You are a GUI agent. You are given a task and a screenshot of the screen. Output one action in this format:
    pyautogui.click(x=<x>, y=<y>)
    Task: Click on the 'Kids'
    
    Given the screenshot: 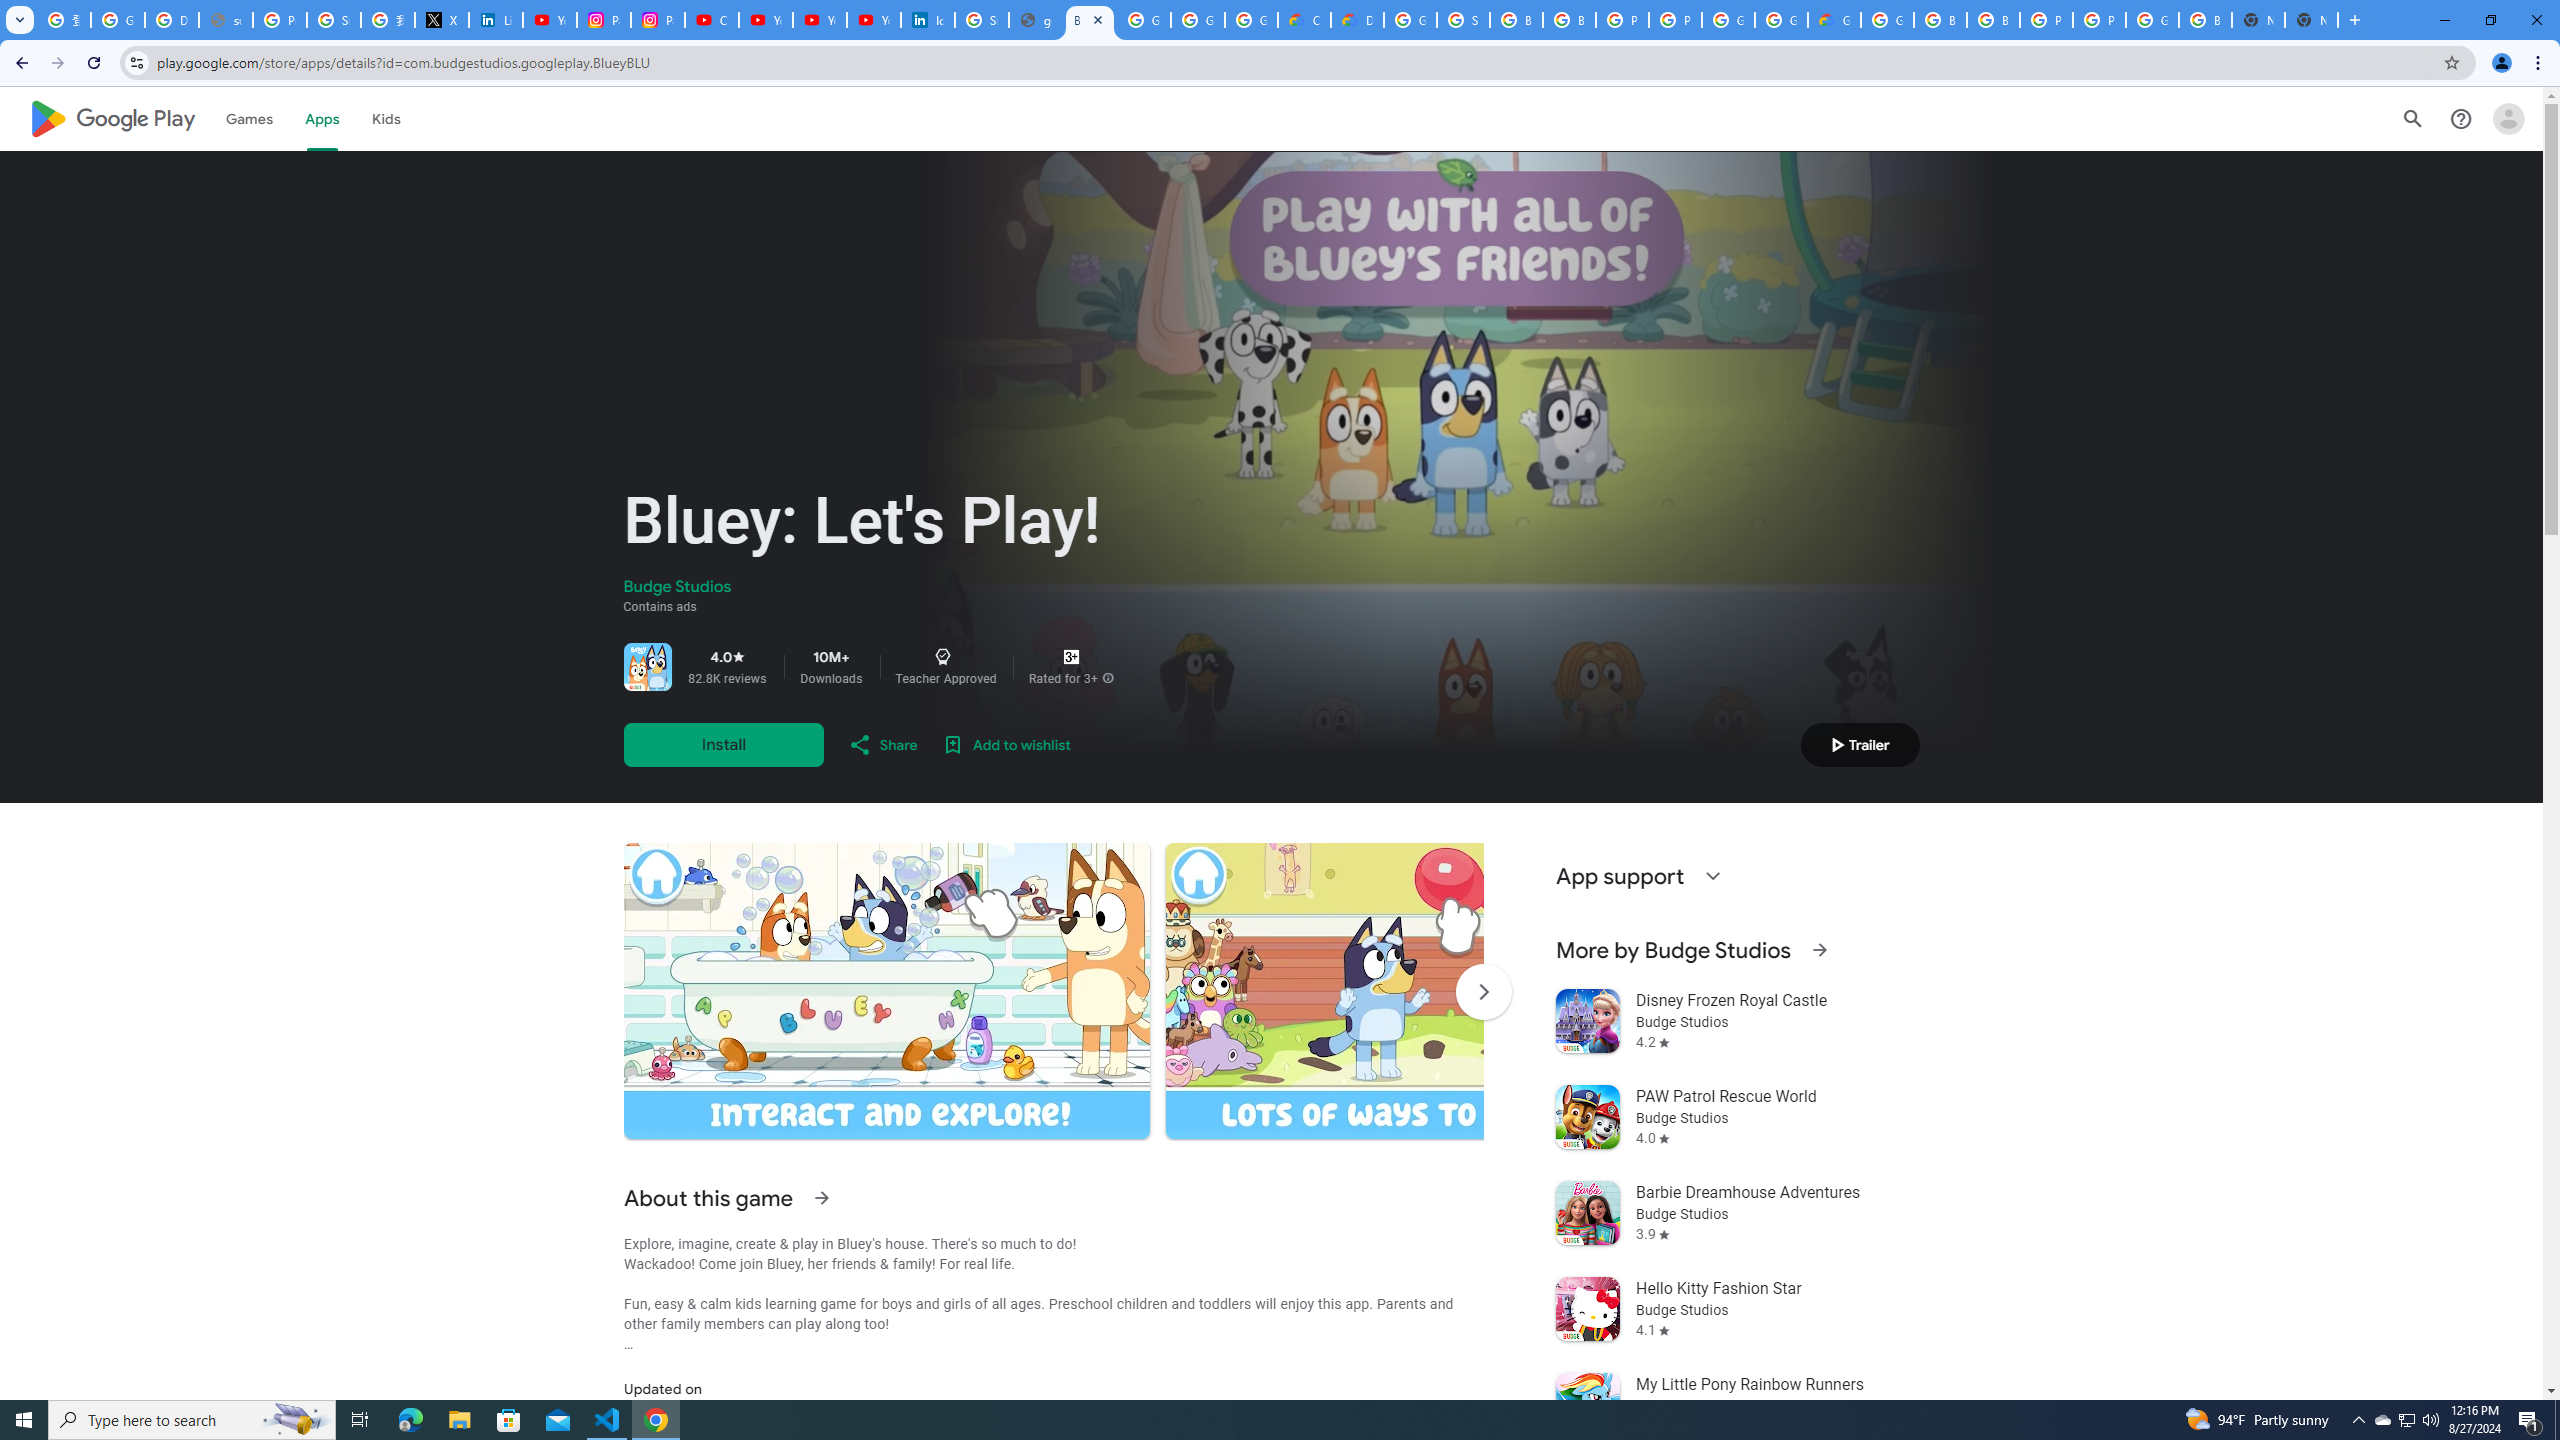 What is the action you would take?
    pyautogui.click(x=386, y=118)
    